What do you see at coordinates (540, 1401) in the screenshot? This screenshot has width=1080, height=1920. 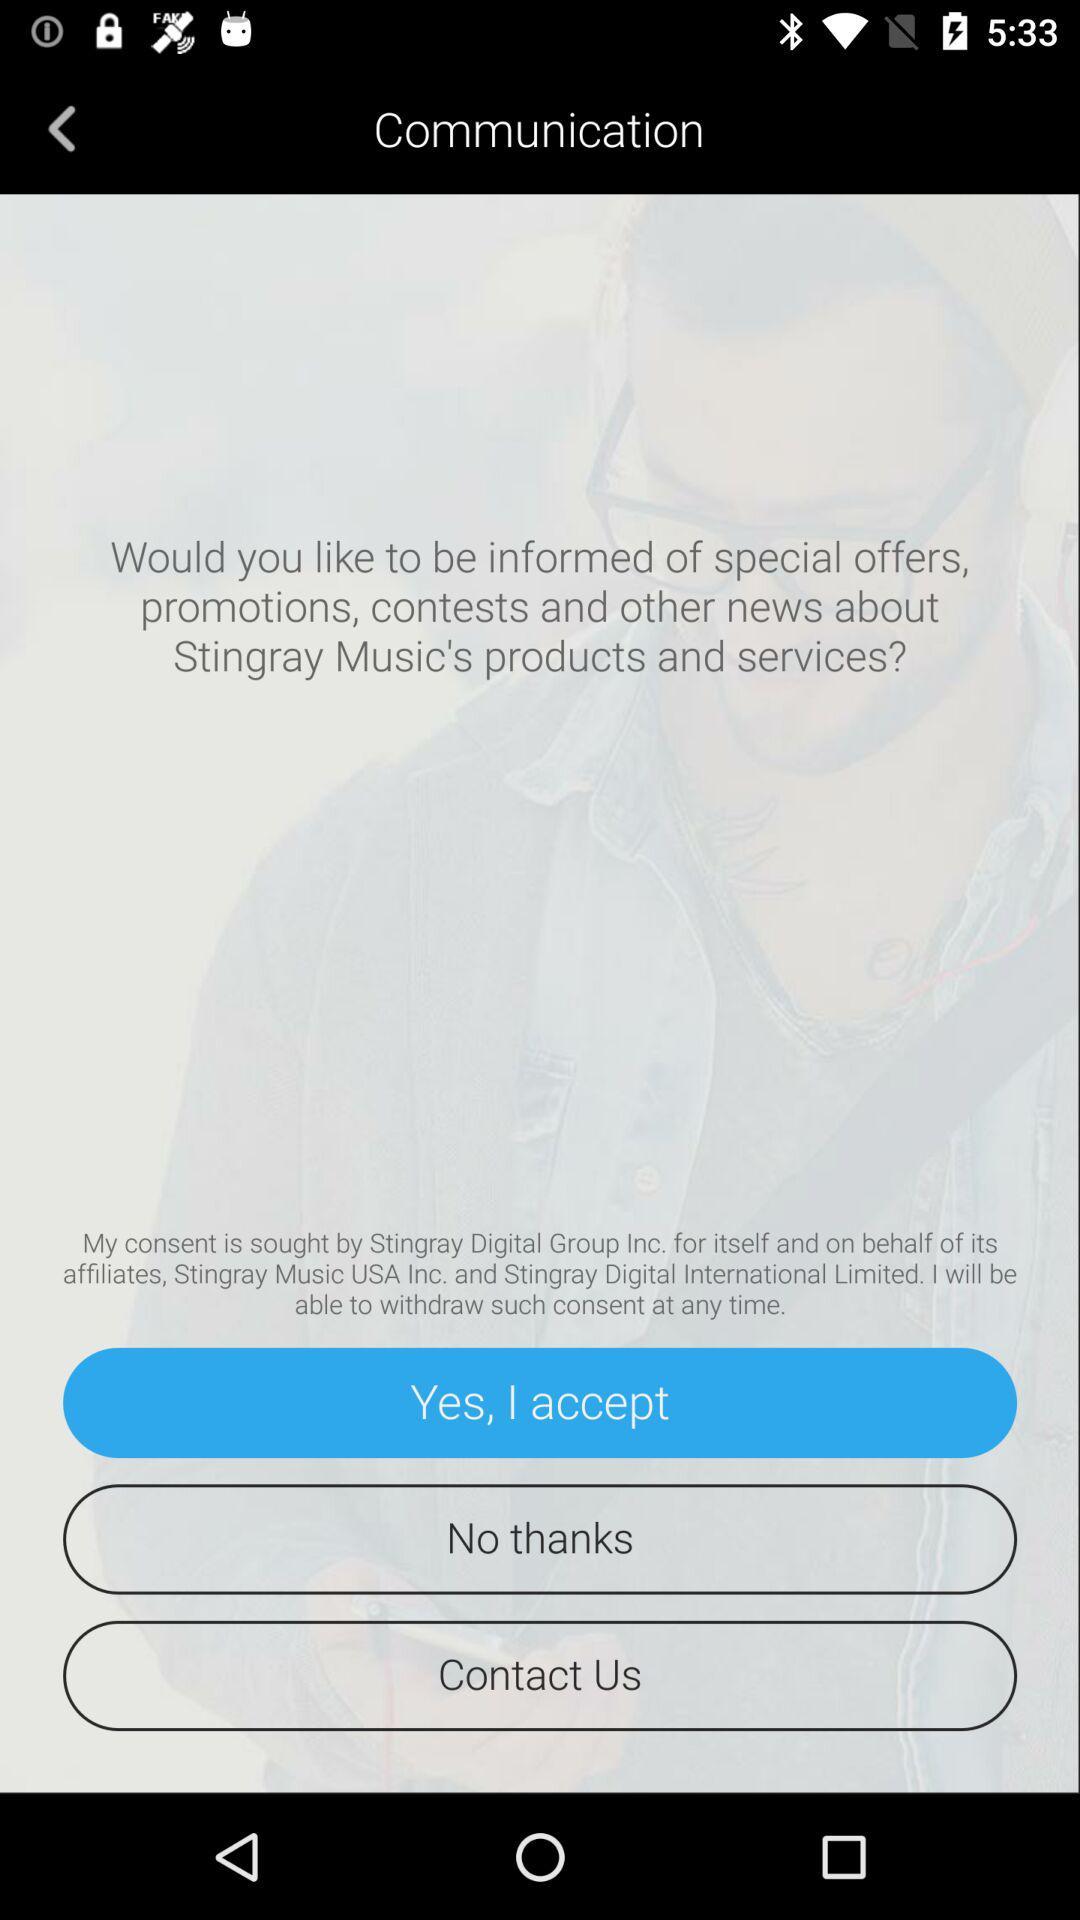 I see `the yes, i accept icon` at bounding box center [540, 1401].